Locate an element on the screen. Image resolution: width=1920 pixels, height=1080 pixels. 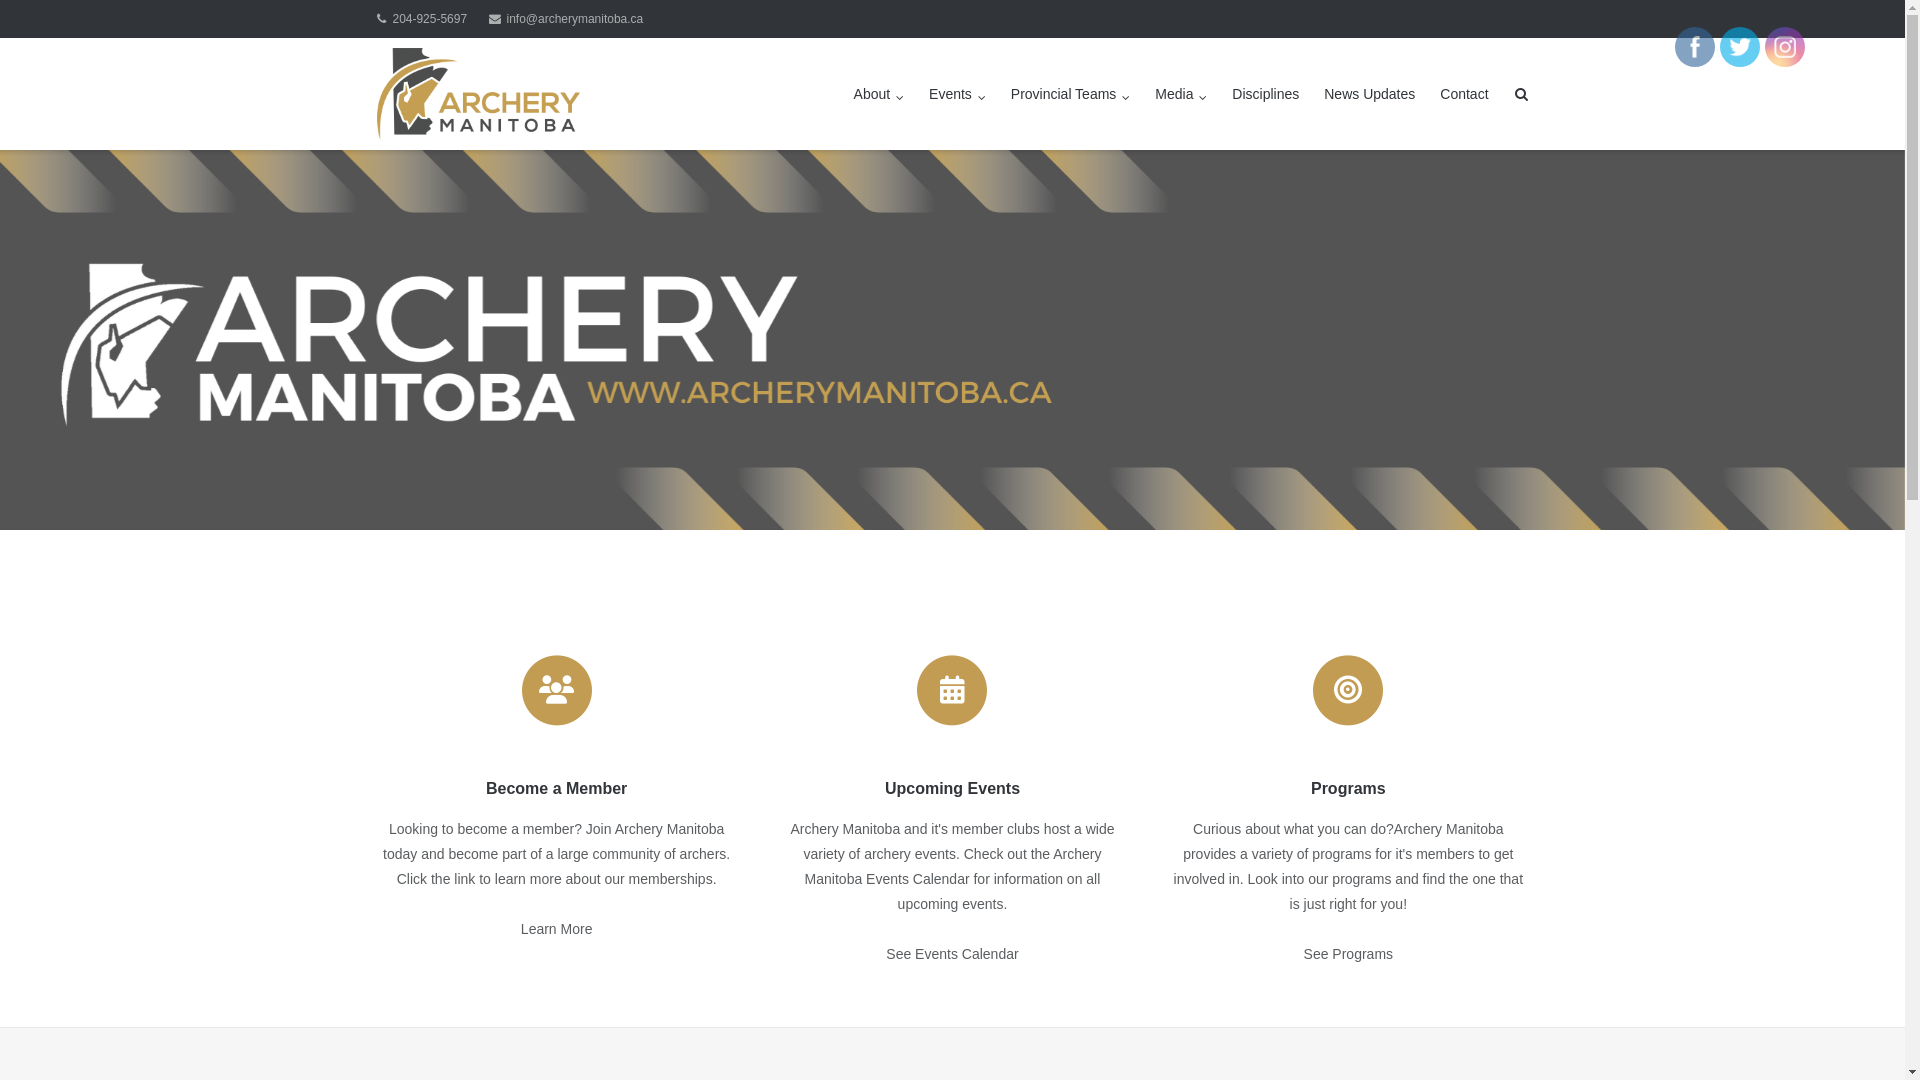
'info@archerymanitoba.ca' is located at coordinates (565, 19).